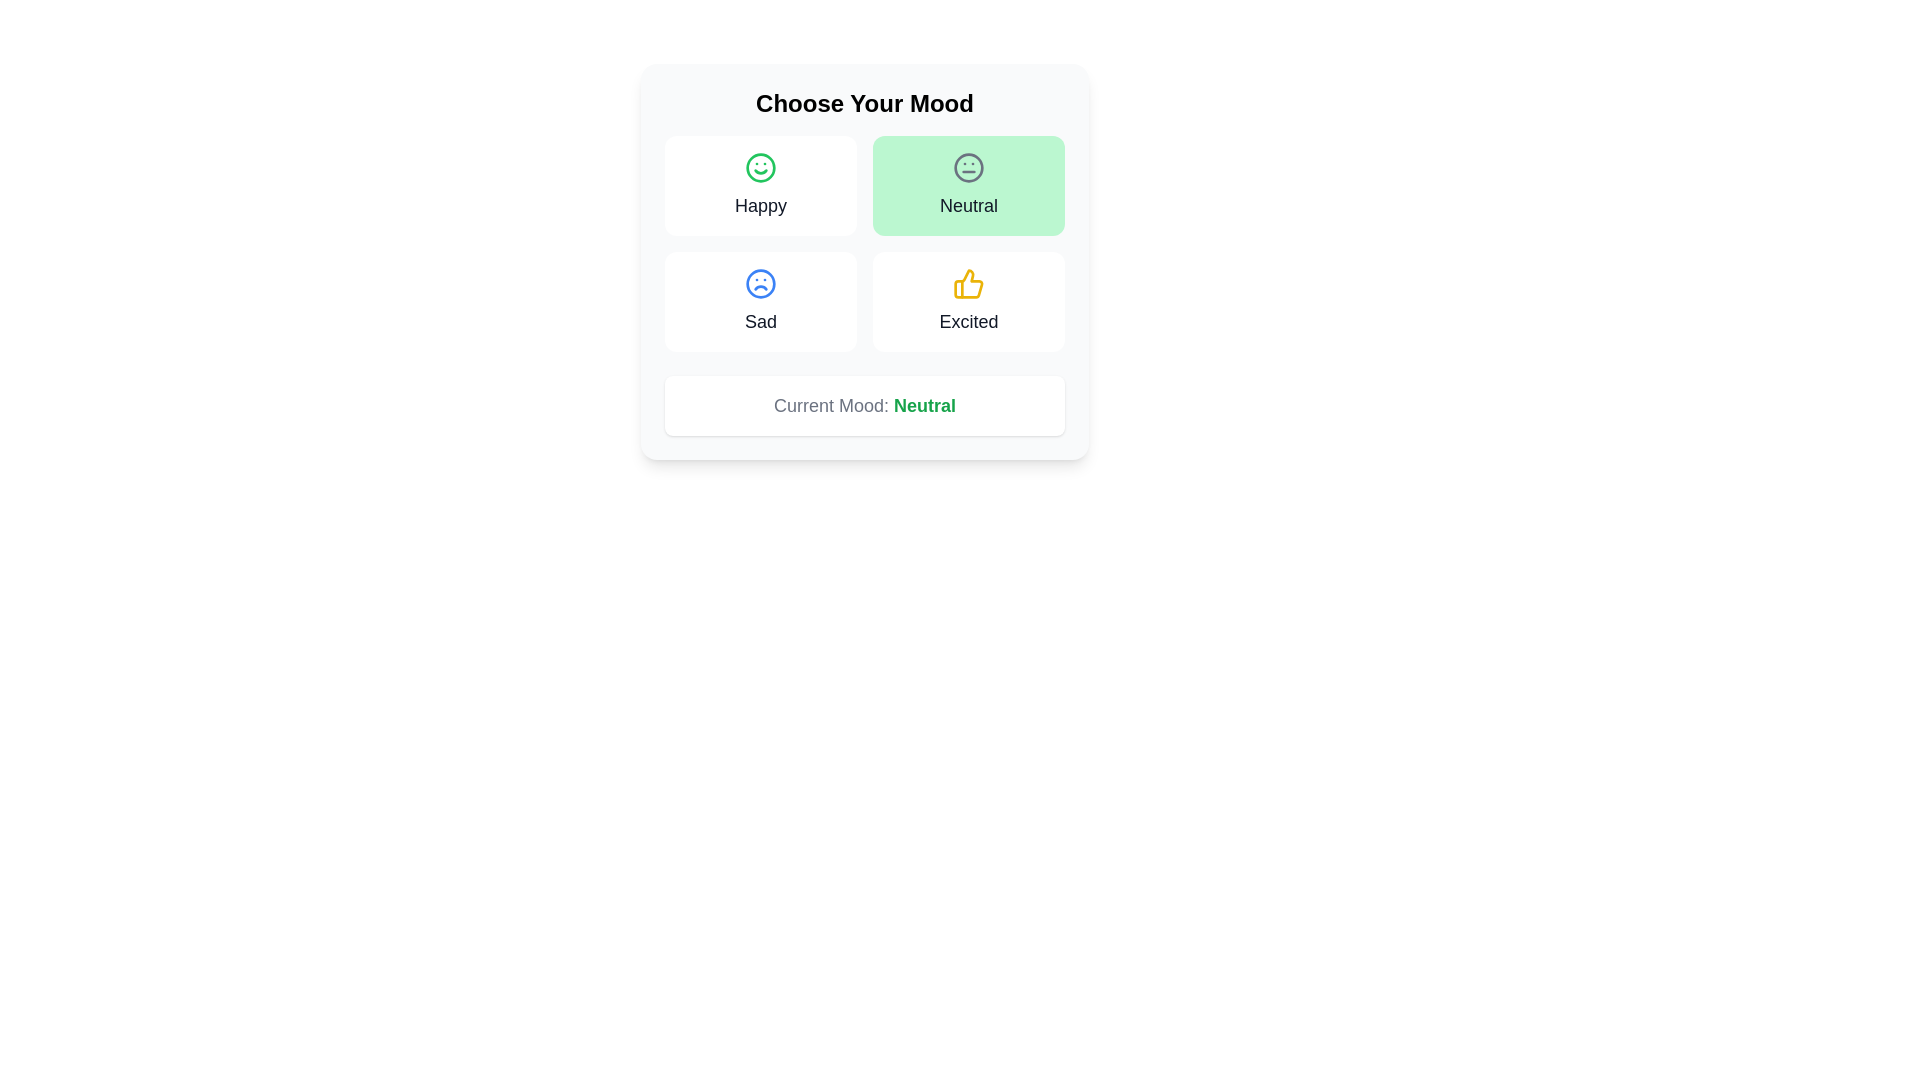  I want to click on text displayed in the Text display with emphasis that shows 'Current Mood: Neutral', where 'Neutral' is emphasized in green, so click(864, 405).